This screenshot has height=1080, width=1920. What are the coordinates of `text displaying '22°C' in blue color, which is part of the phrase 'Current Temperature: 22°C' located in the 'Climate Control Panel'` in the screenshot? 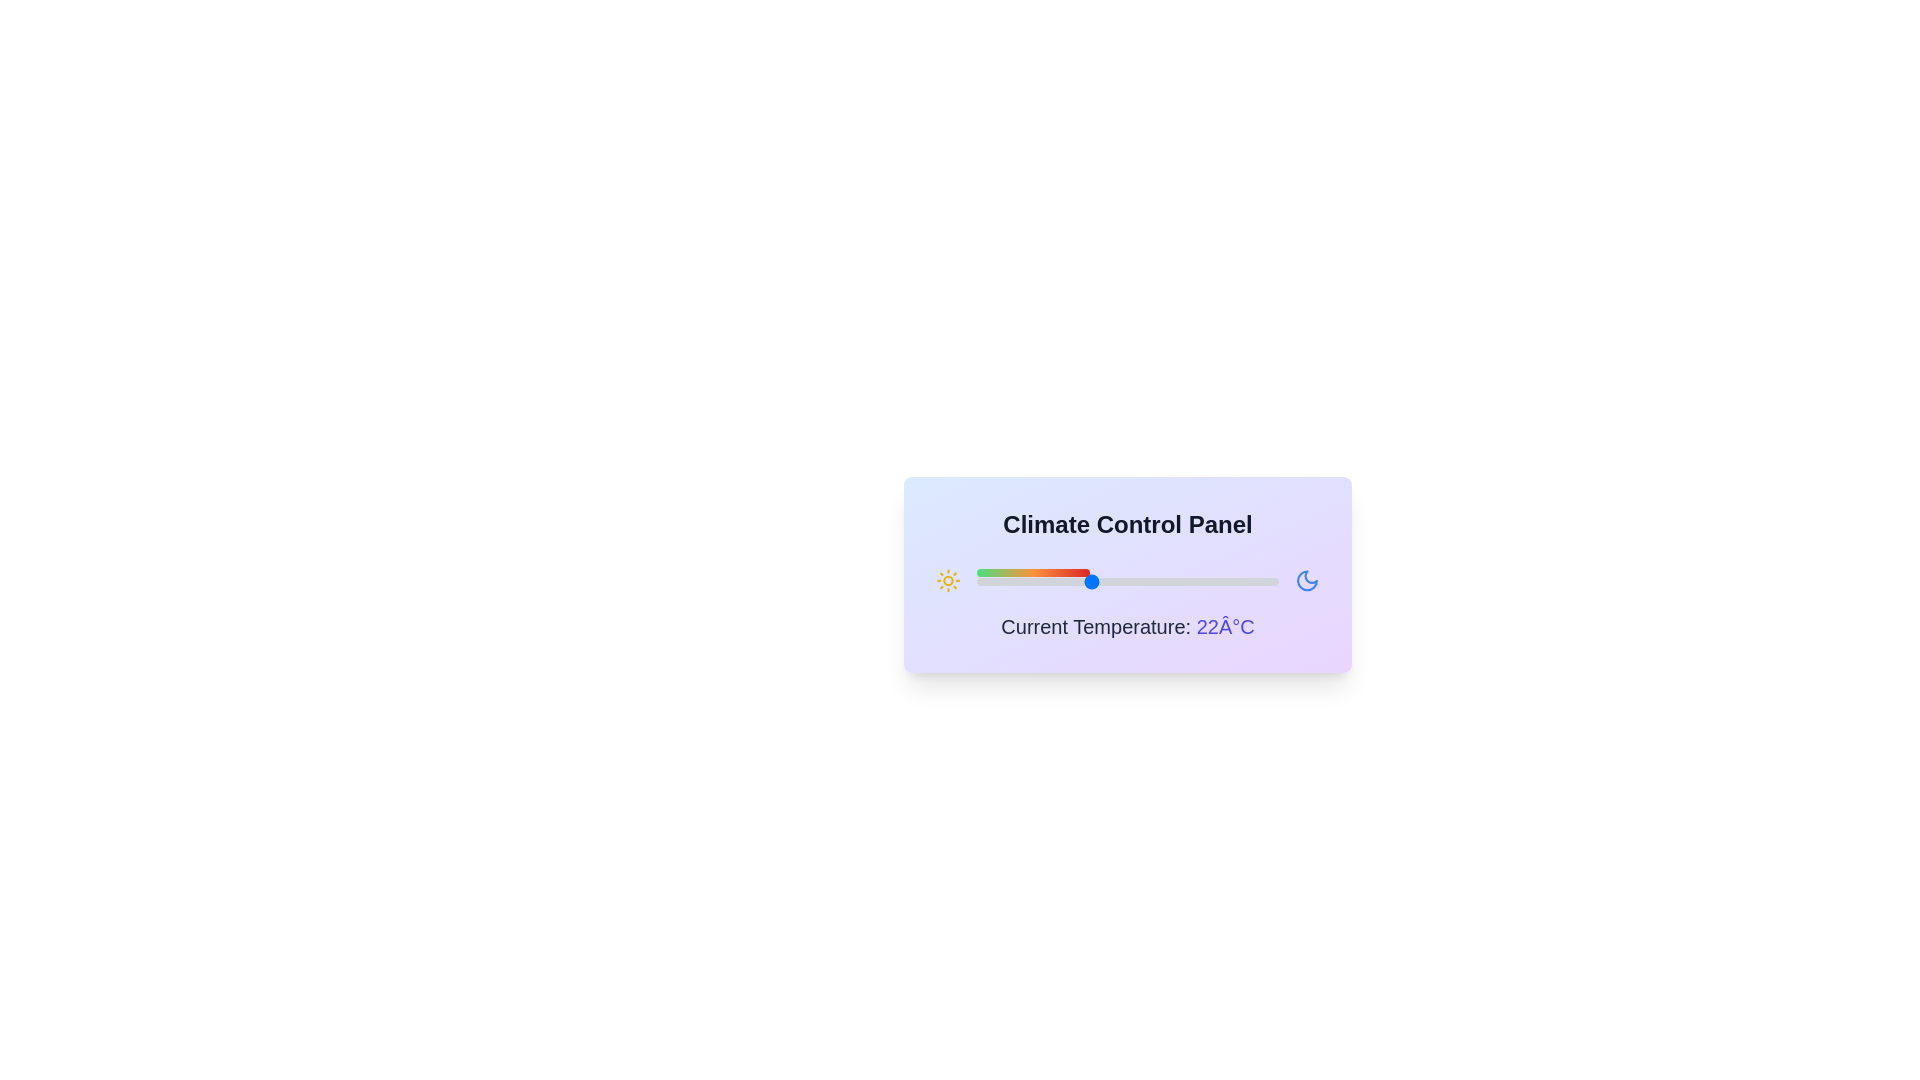 It's located at (1224, 626).